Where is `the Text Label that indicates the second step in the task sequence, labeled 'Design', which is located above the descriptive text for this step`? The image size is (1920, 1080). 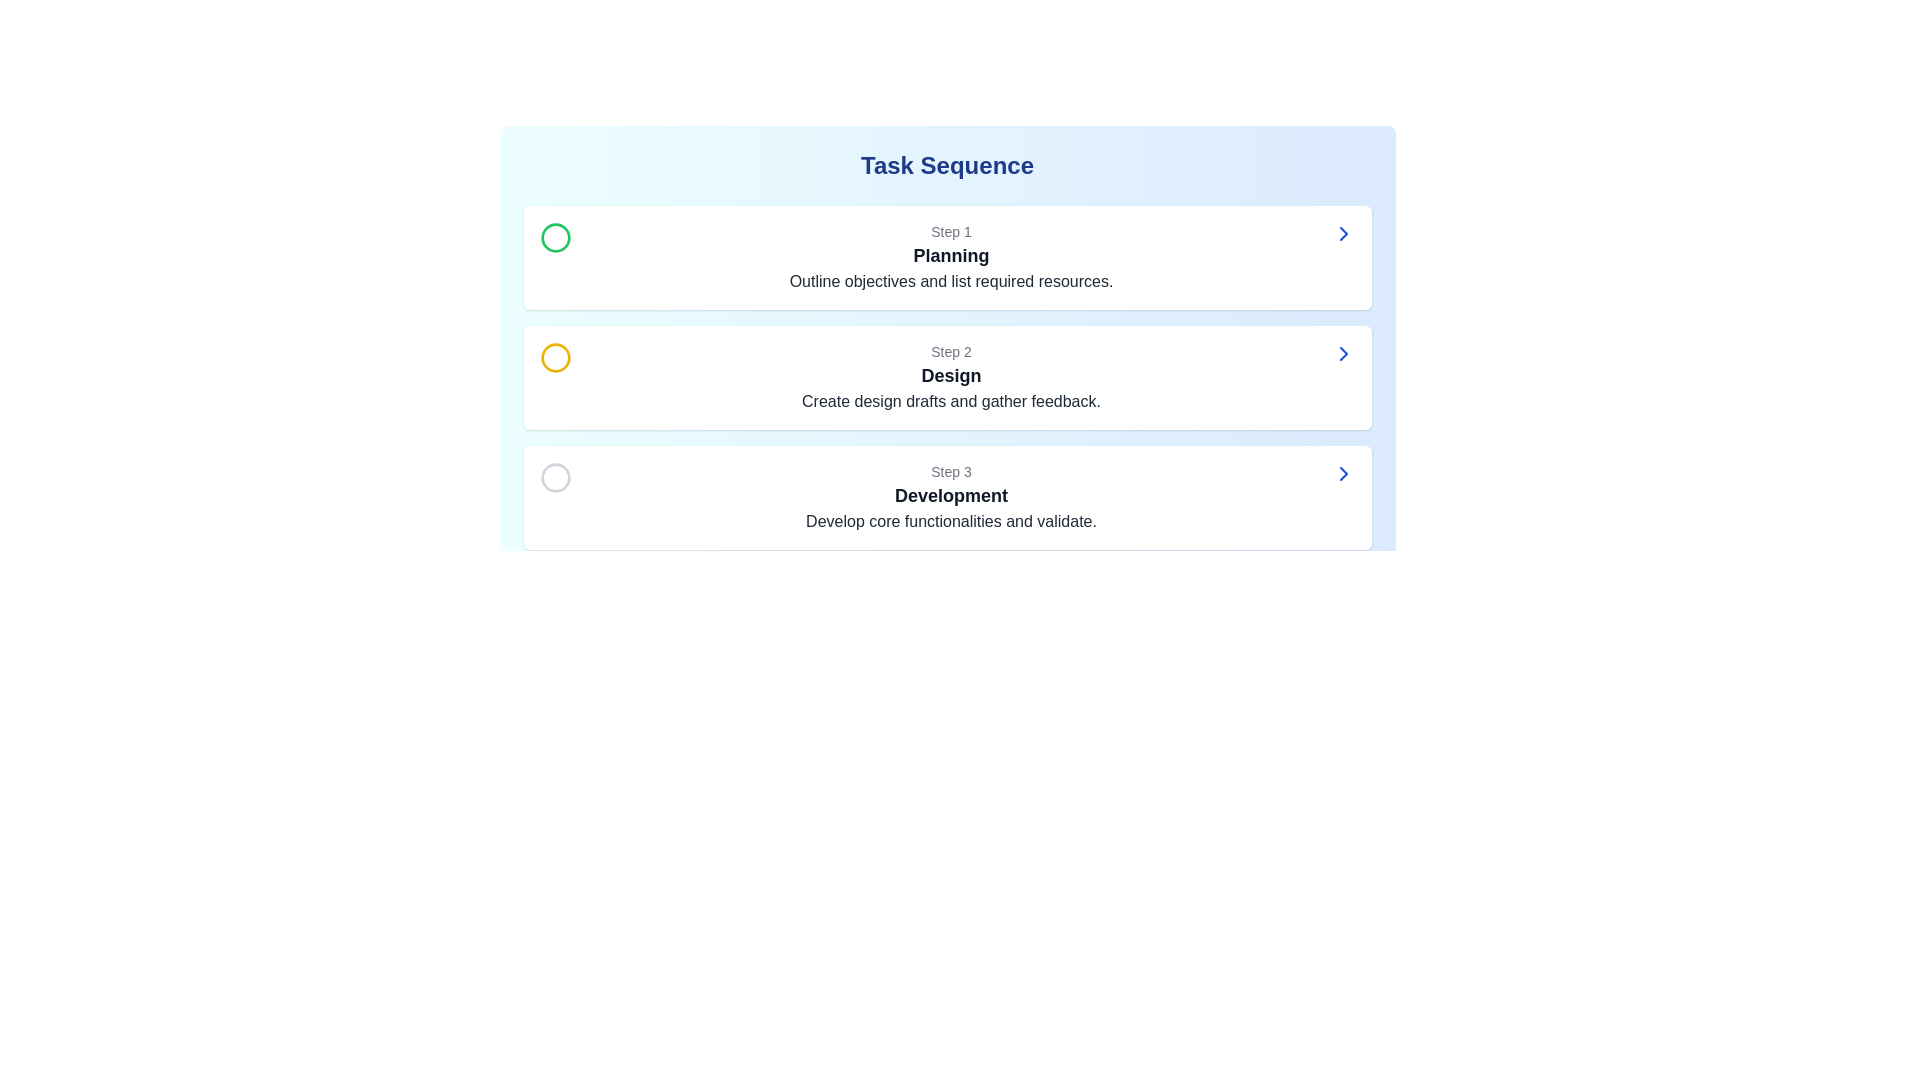
the Text Label that indicates the second step in the task sequence, labeled 'Design', which is located above the descriptive text for this step is located at coordinates (950, 375).